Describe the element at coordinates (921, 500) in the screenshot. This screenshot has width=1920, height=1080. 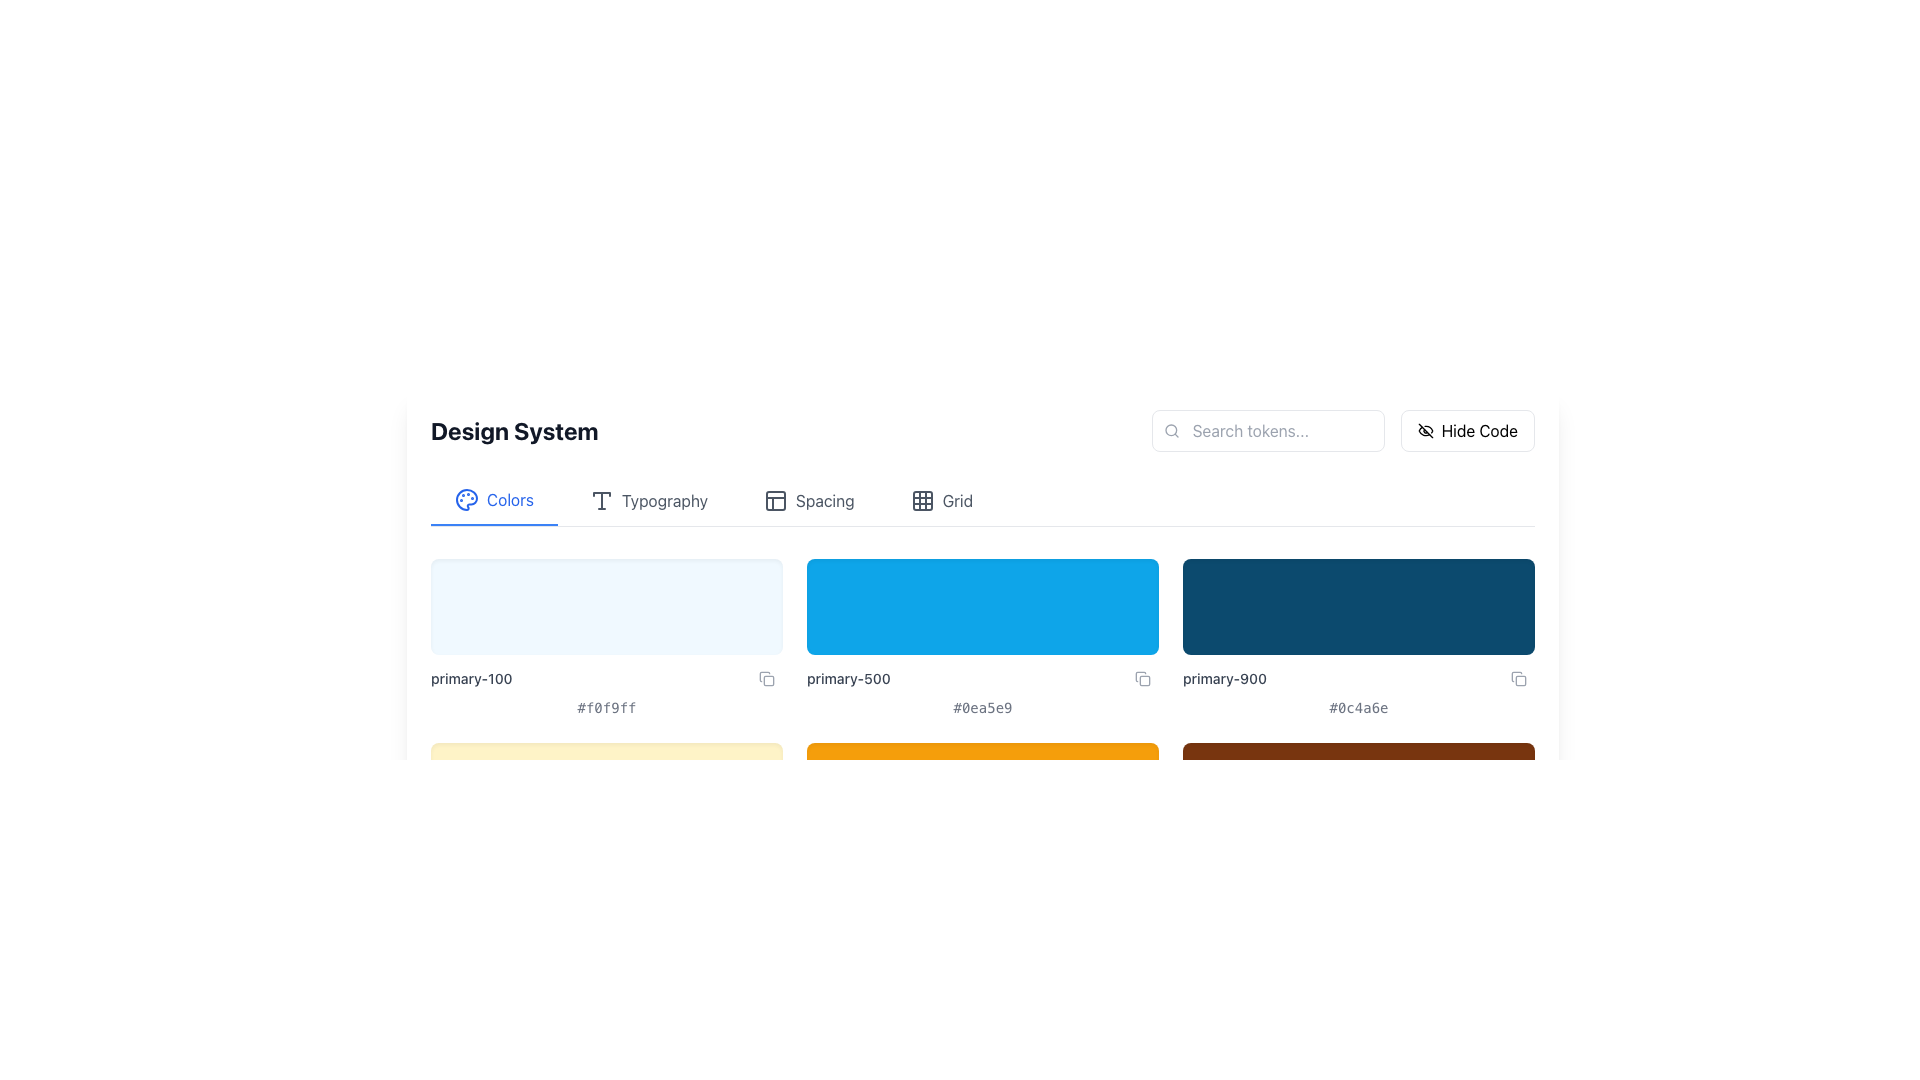
I see `the grid icon located in the top-right area of the interface within the horizontal navigation bar` at that location.